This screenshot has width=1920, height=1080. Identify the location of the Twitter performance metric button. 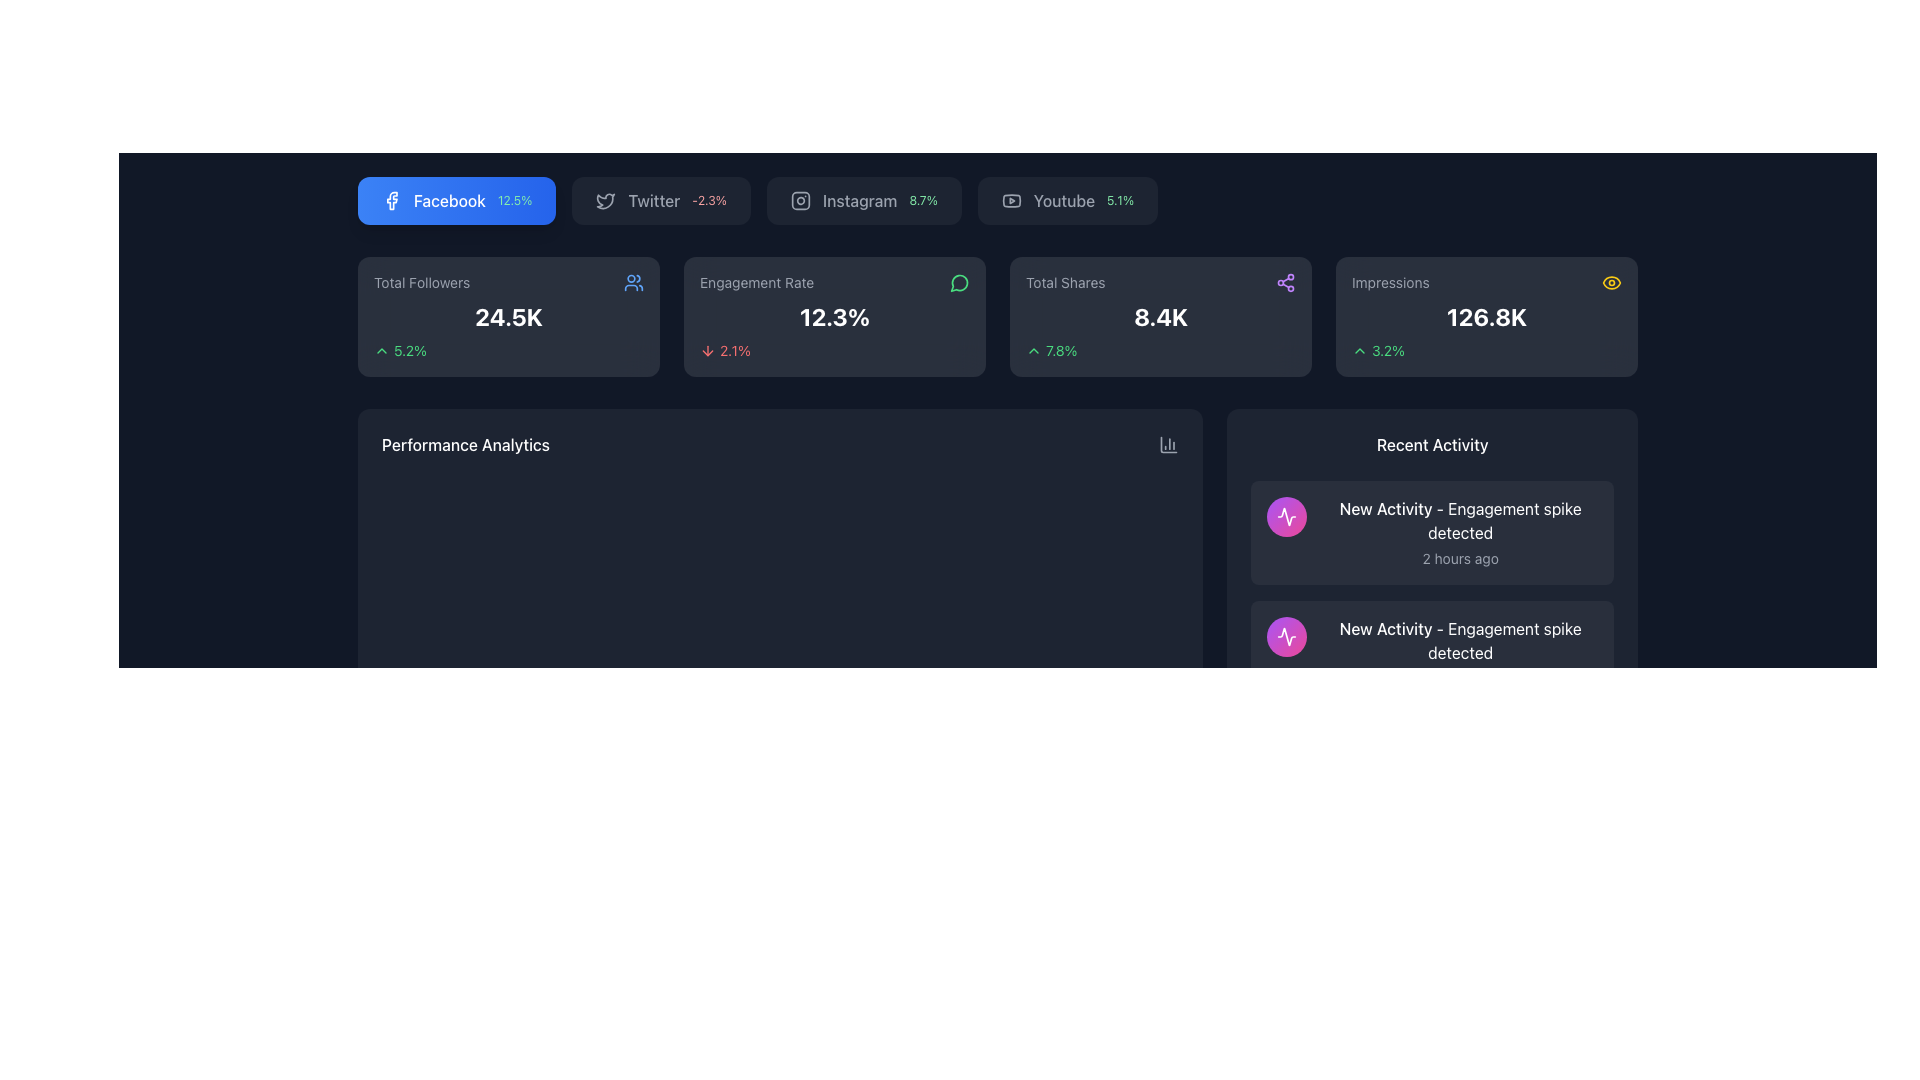
(661, 200).